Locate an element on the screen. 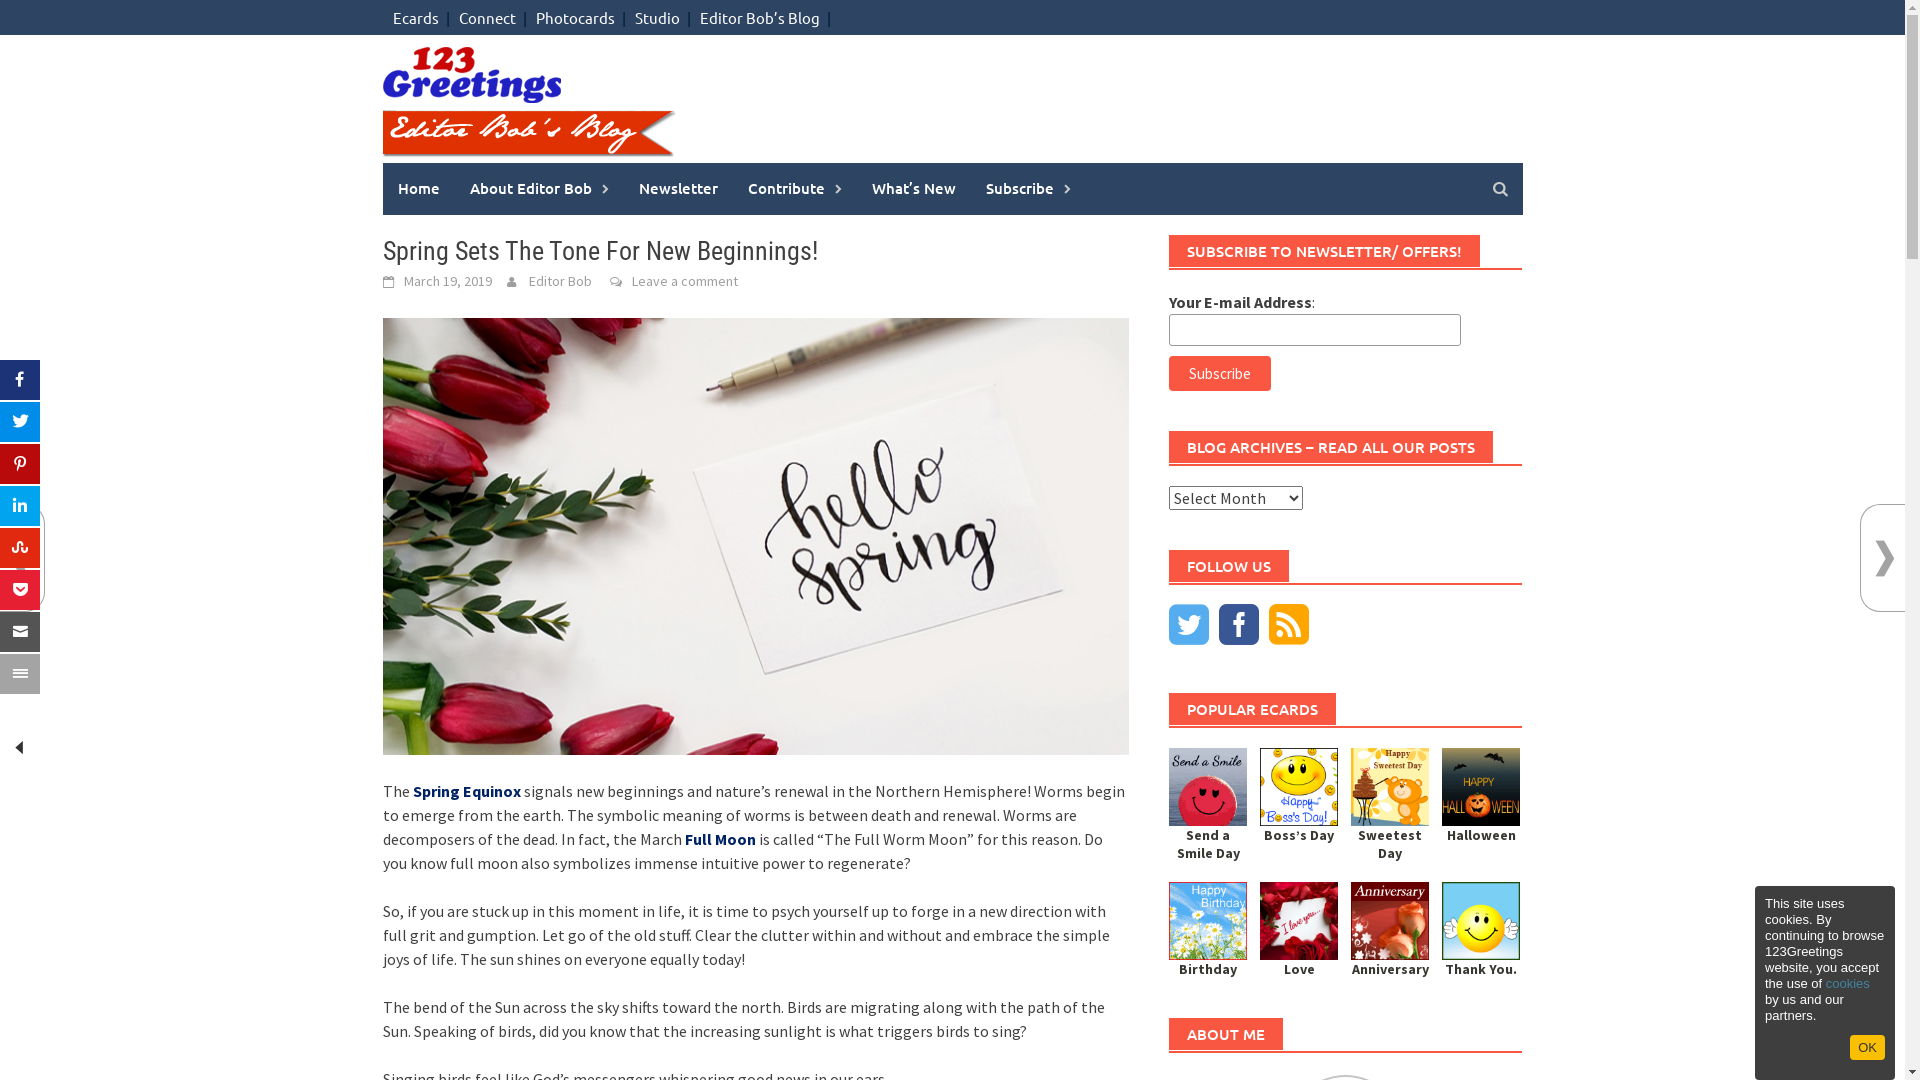  'Photocards' is located at coordinates (574, 17).